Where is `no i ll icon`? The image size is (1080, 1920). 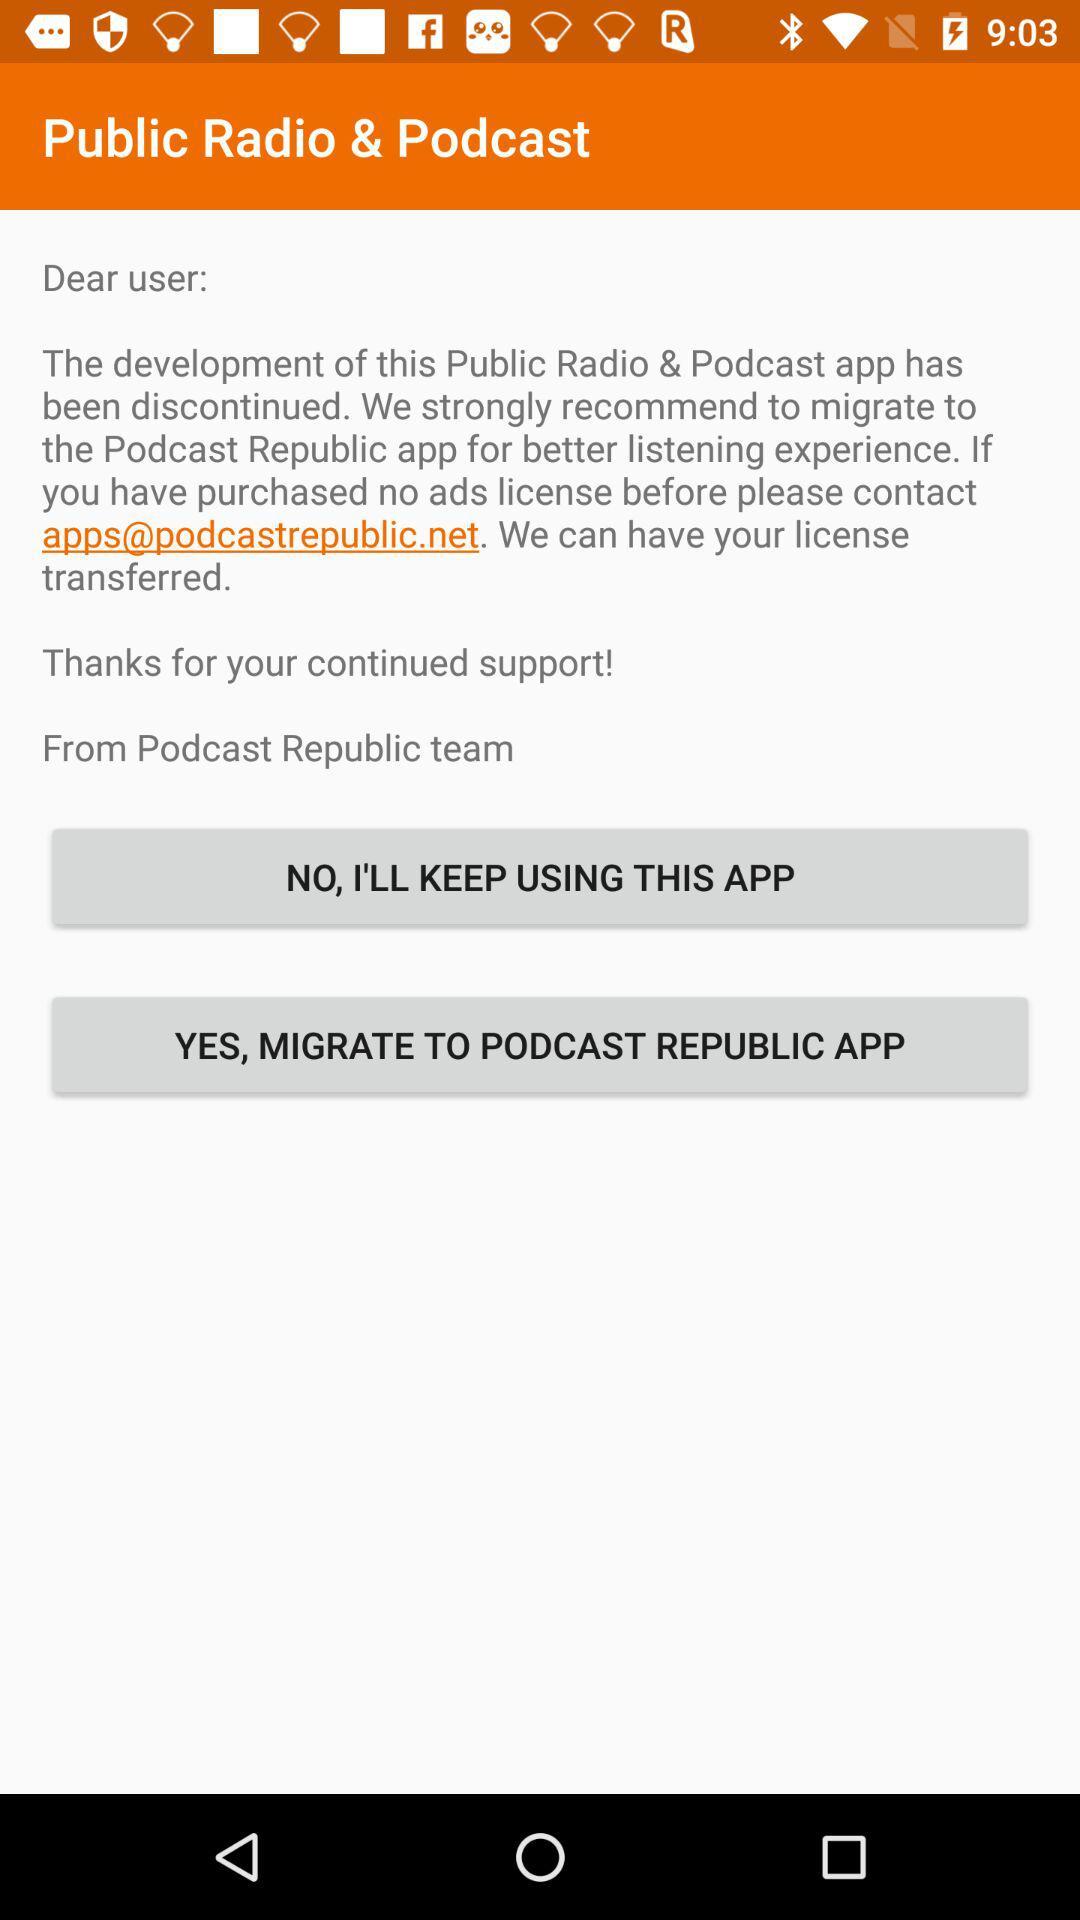
no i ll icon is located at coordinates (540, 876).